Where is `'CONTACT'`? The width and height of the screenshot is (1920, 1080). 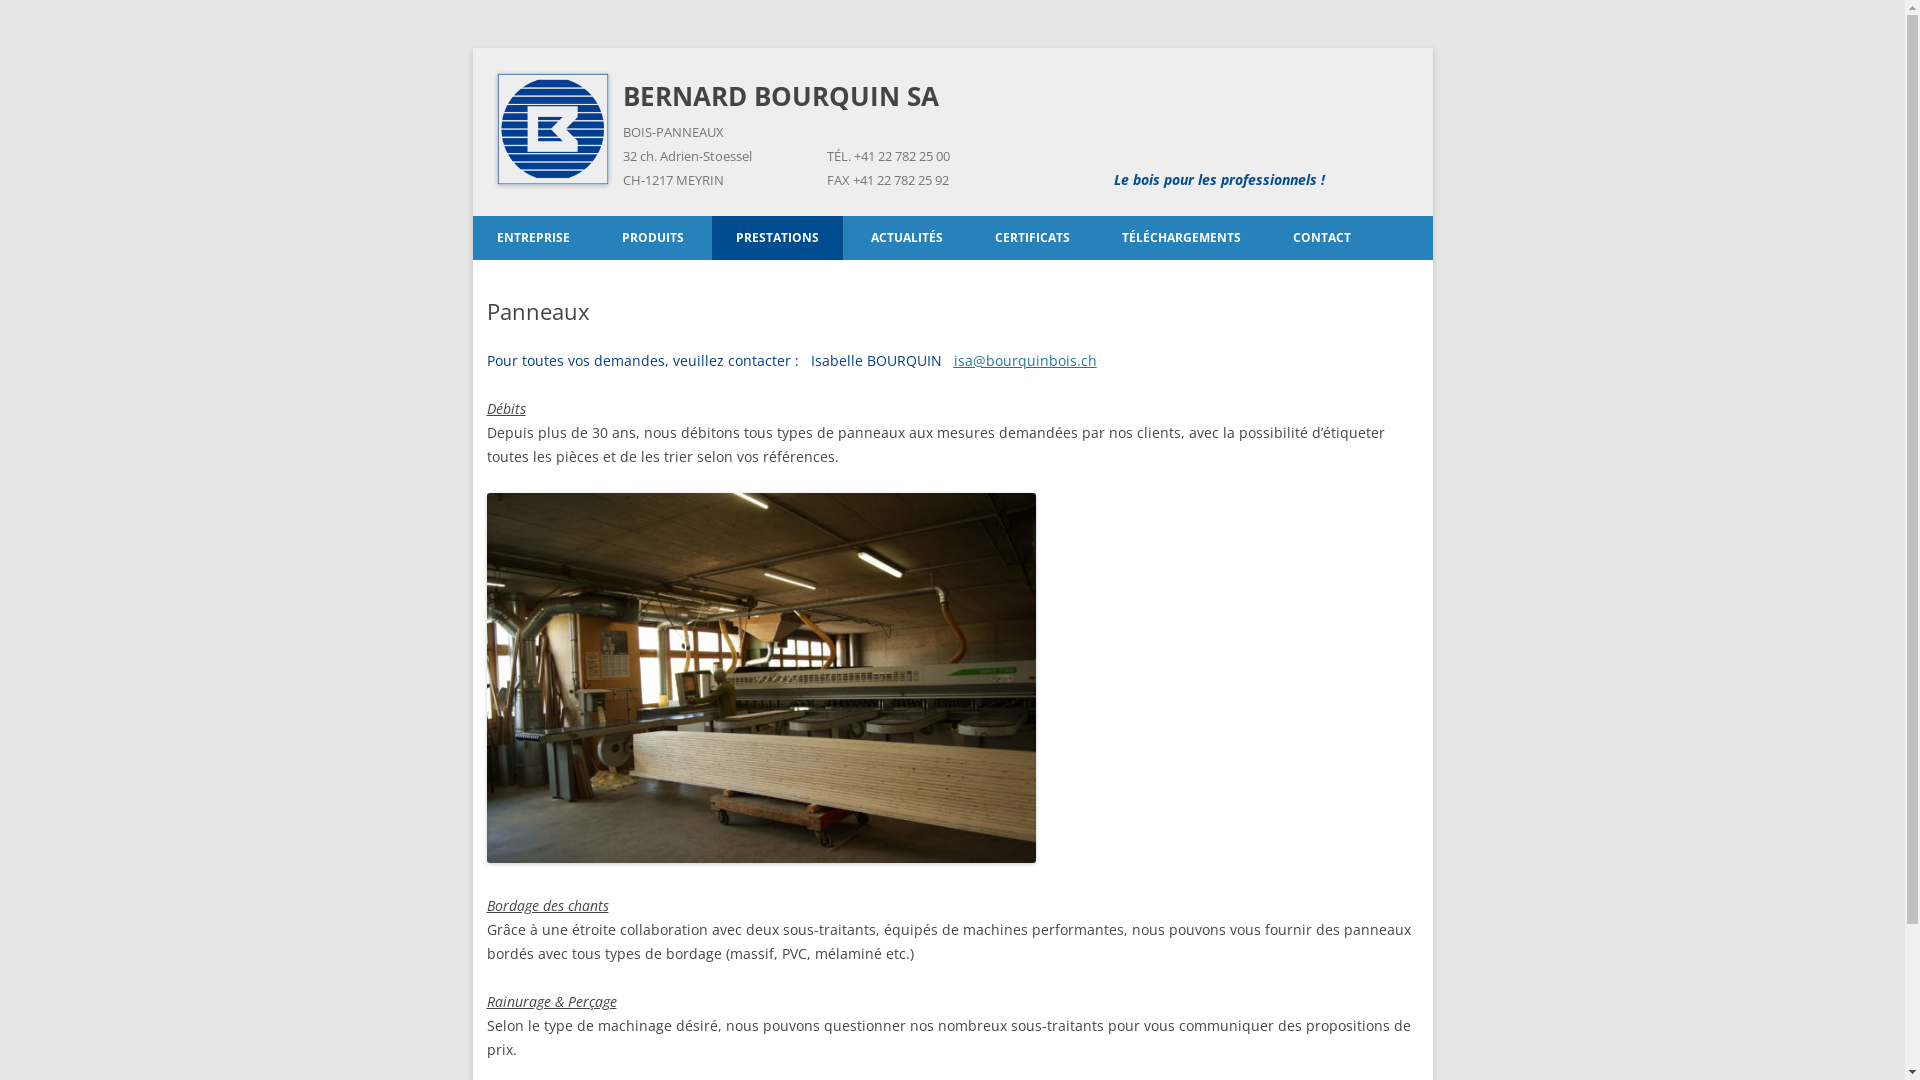 'CONTACT' is located at coordinates (1320, 237).